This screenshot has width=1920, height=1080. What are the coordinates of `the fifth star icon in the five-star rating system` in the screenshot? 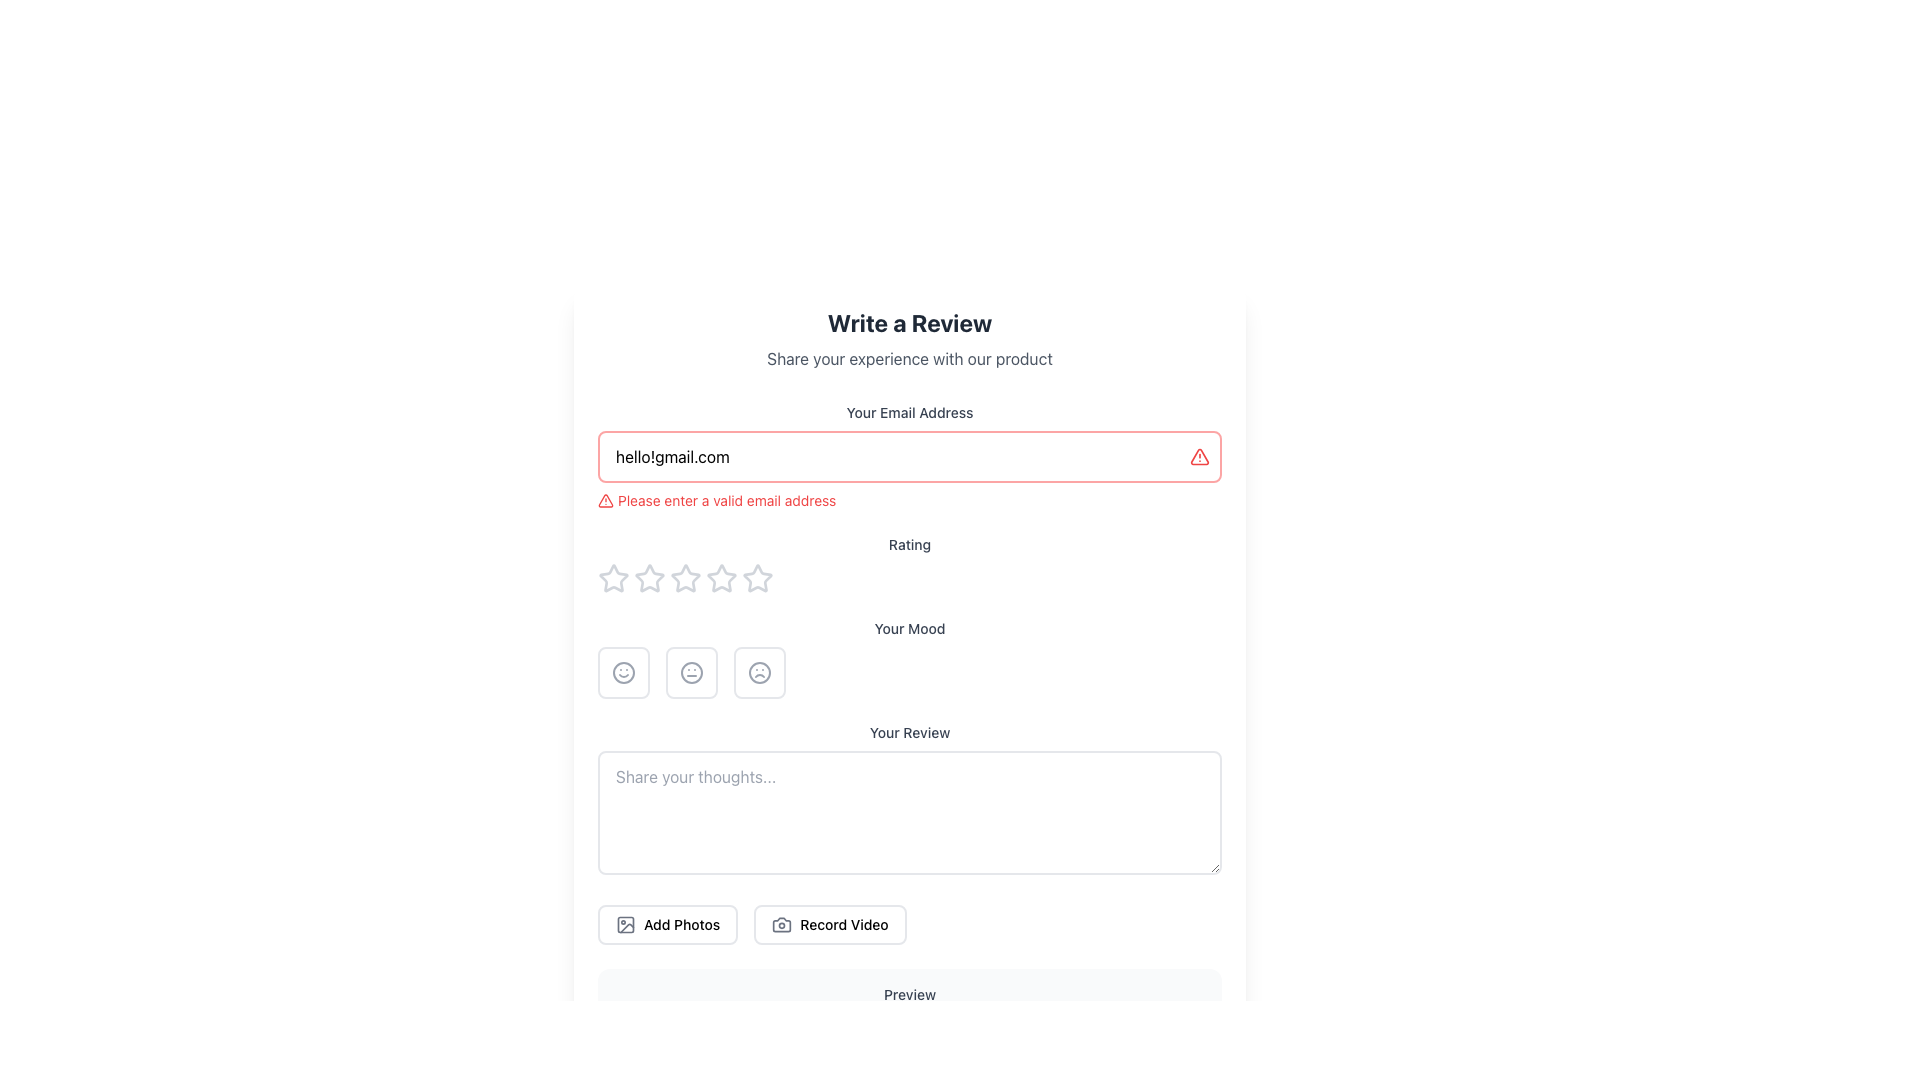 It's located at (757, 578).